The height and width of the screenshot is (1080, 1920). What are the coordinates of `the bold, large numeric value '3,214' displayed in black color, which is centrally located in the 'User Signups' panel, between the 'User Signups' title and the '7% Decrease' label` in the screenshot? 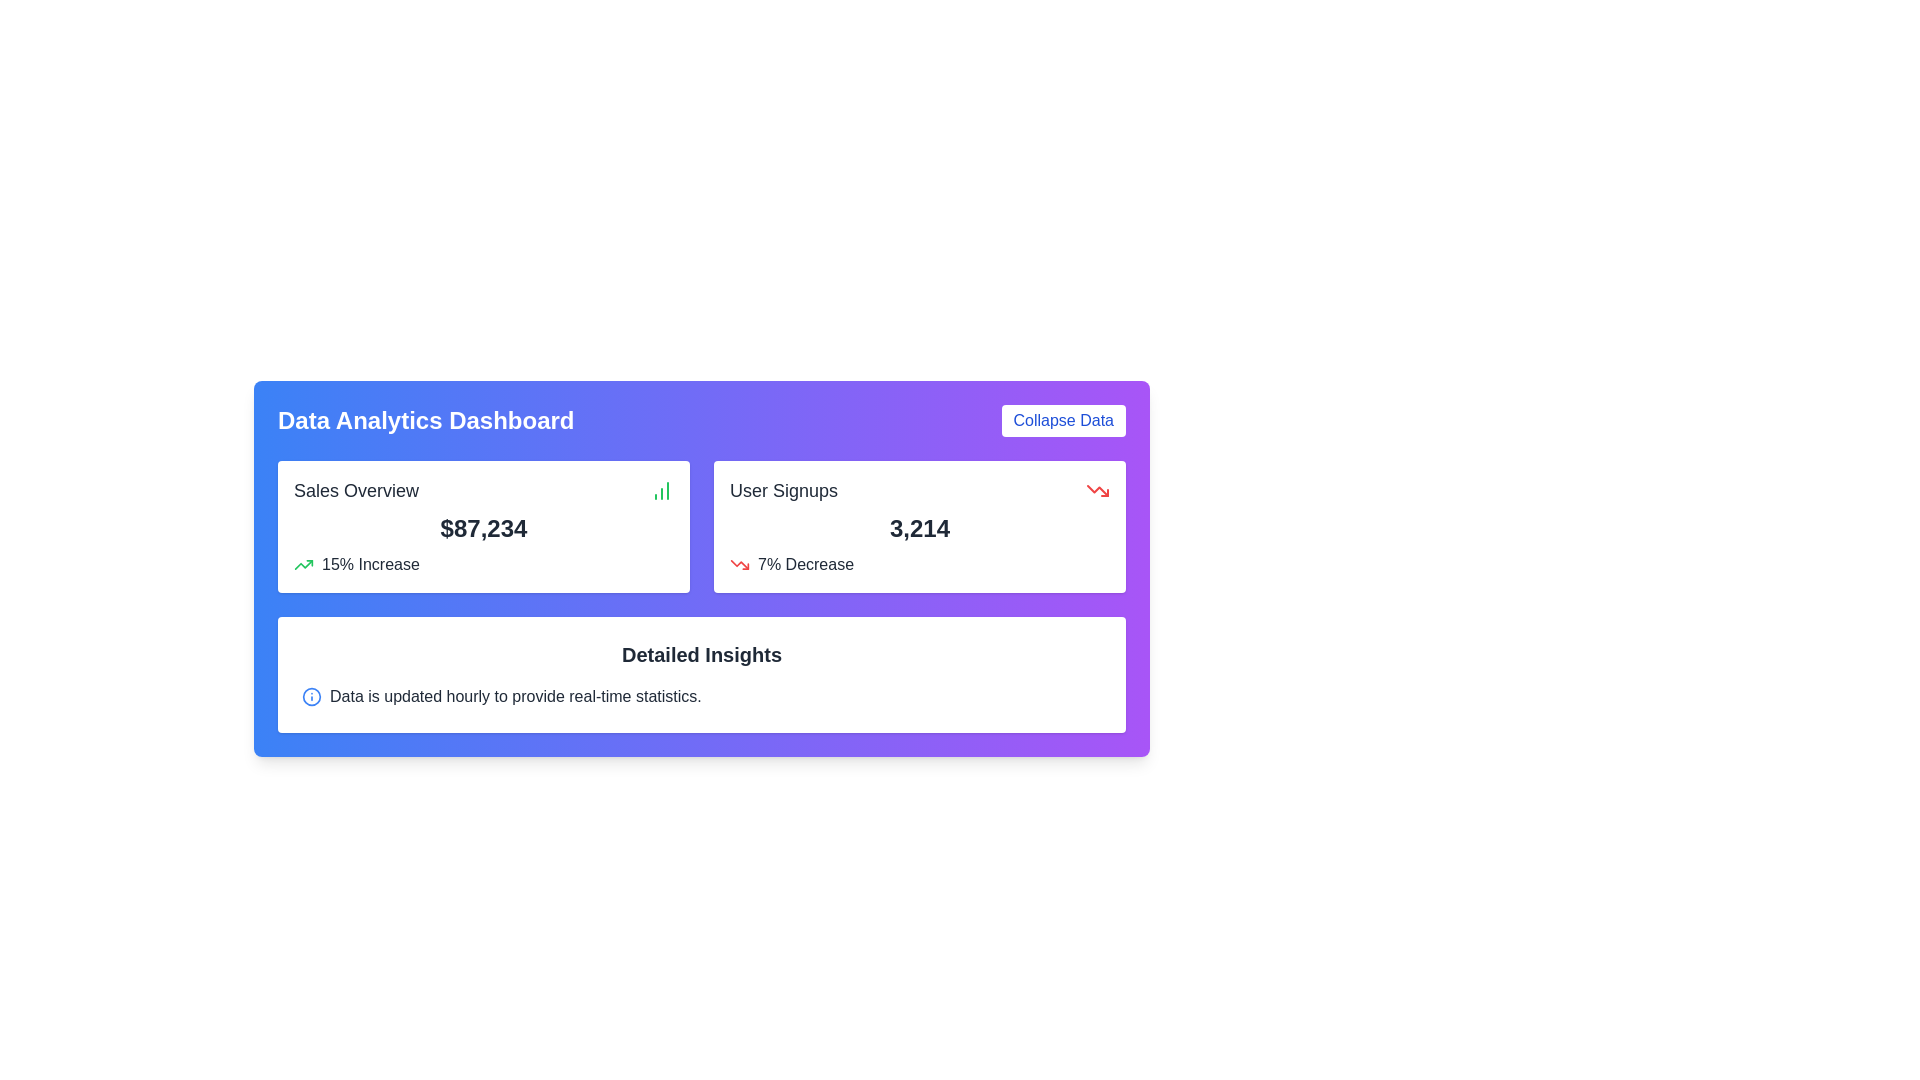 It's located at (919, 527).